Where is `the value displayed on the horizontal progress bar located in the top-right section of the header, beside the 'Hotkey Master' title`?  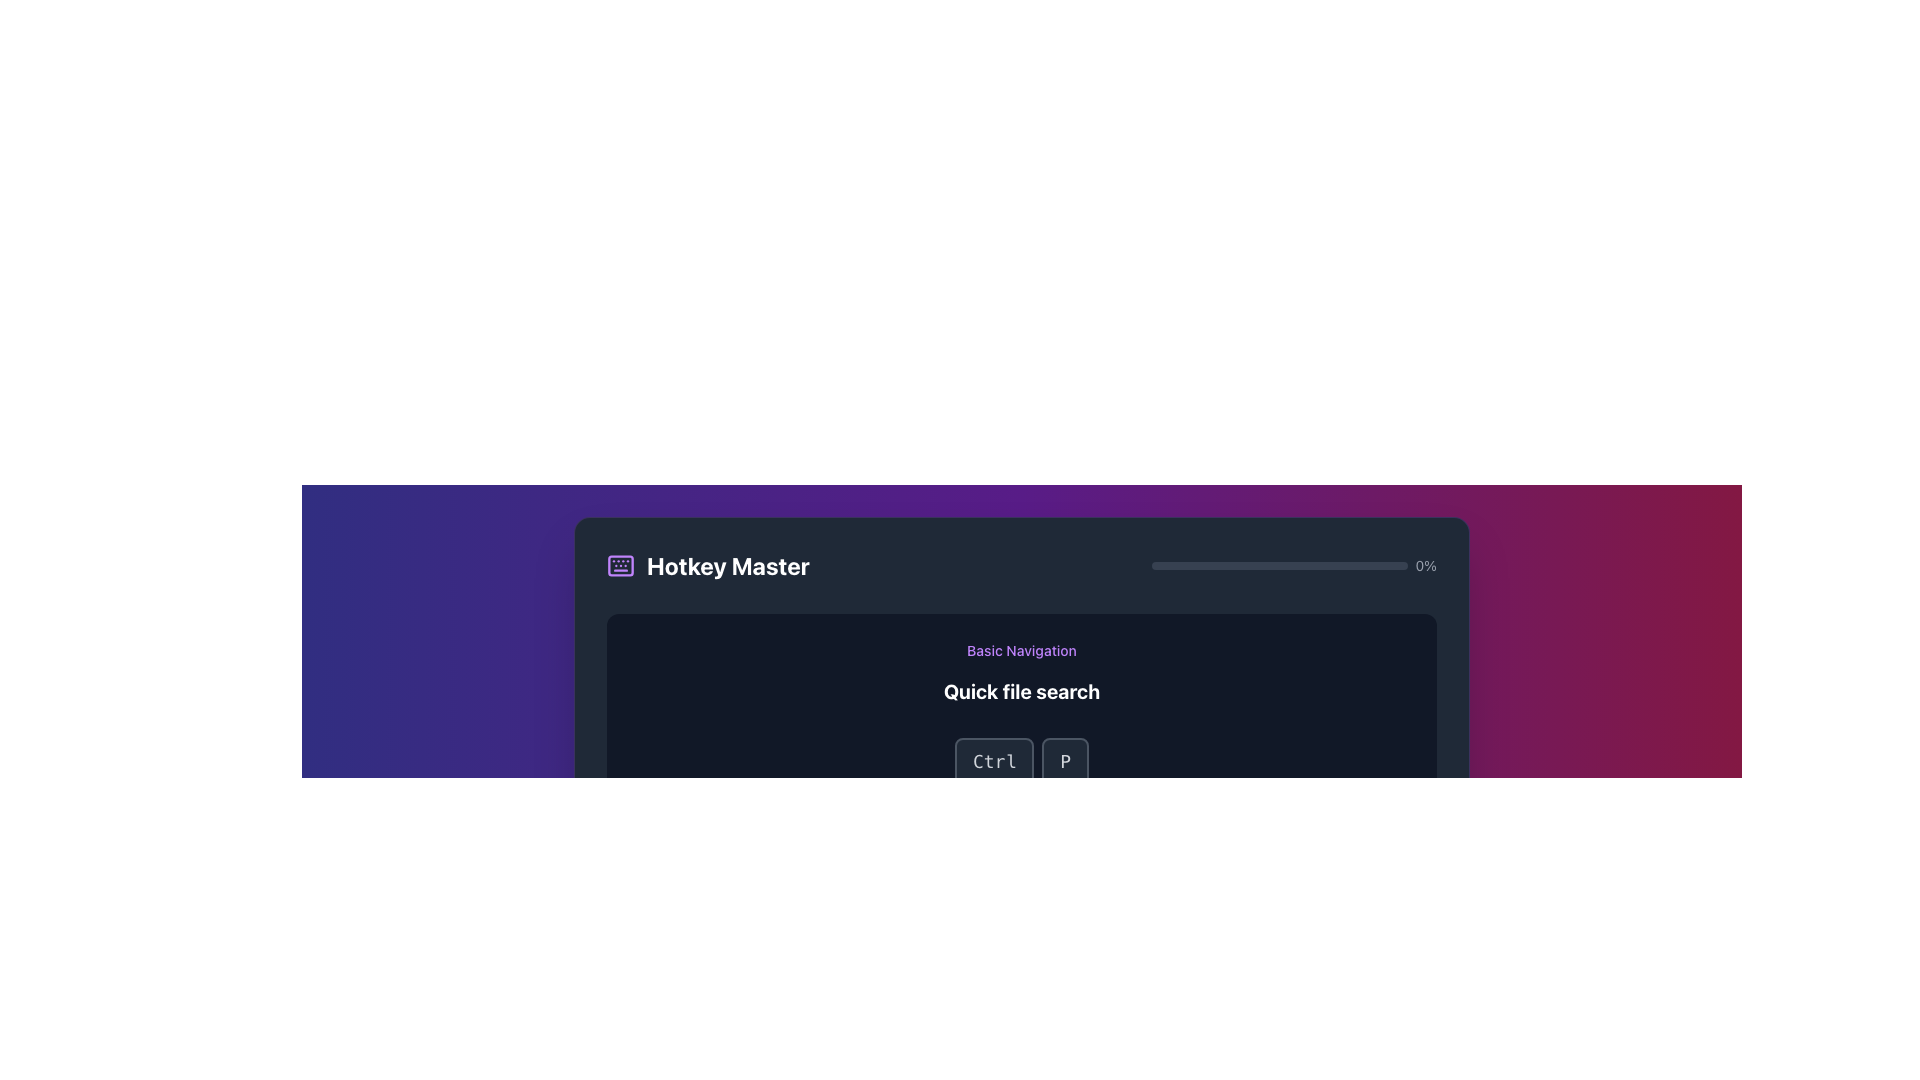
the value displayed on the horizontal progress bar located in the top-right section of the header, beside the 'Hotkey Master' title is located at coordinates (1294, 566).